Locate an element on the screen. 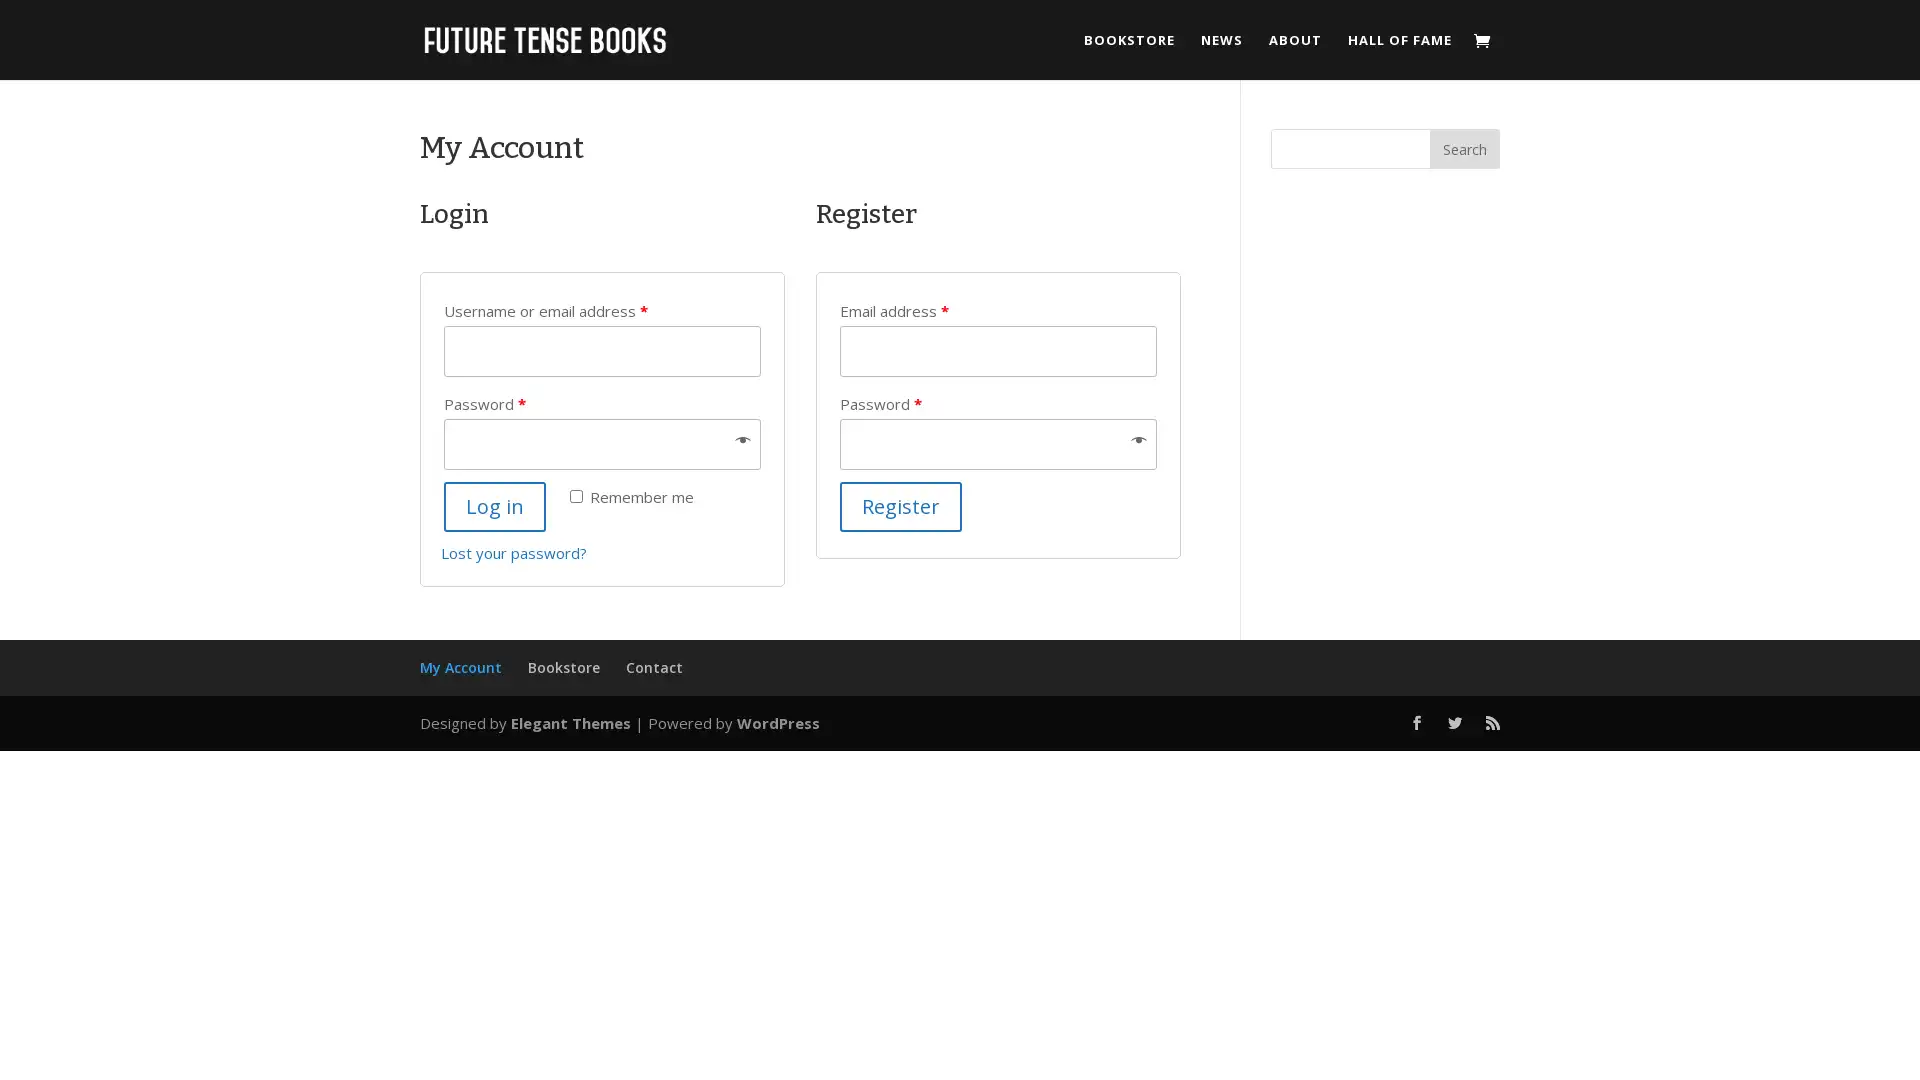 The image size is (1920, 1080). Register 5 is located at coordinates (899, 504).